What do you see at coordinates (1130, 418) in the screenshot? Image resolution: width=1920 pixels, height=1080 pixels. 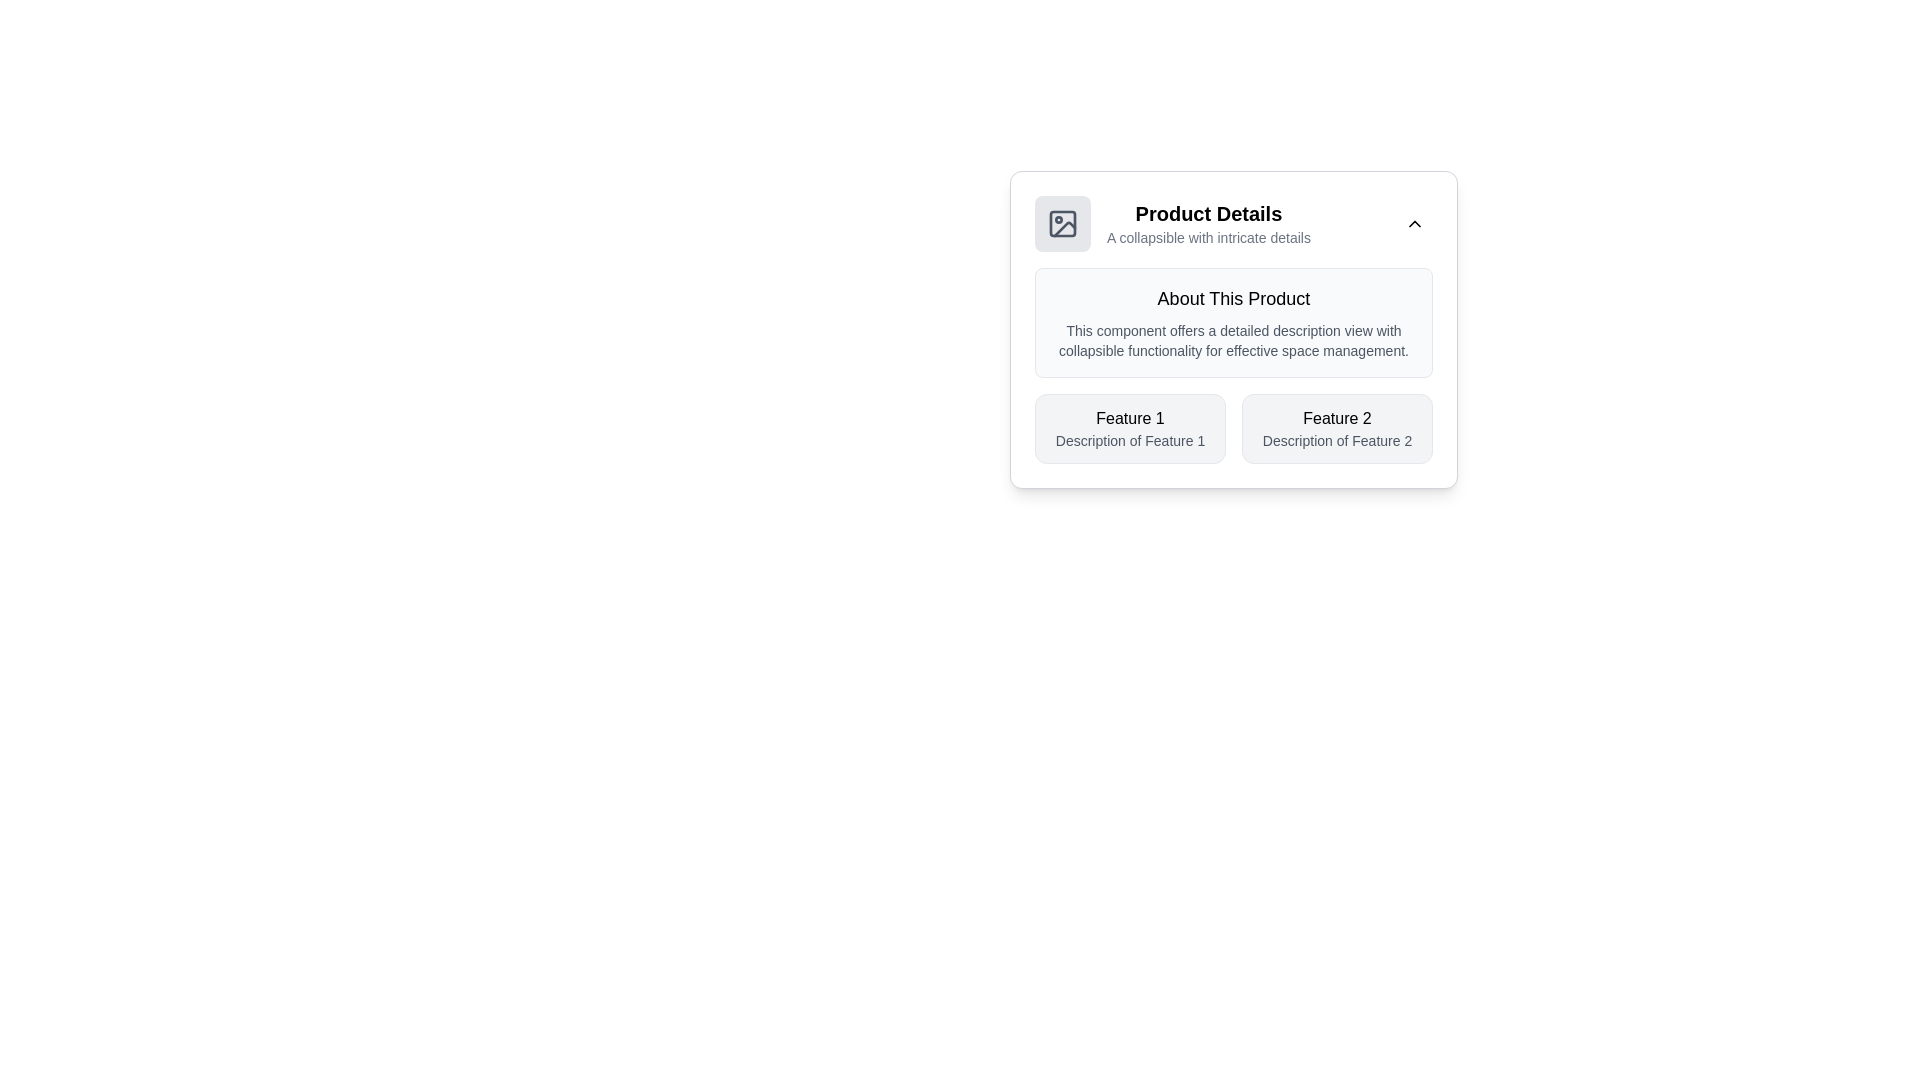 I see `text from the header or title of the feature represented by the Text label, which is positioned above the 'Description of Feature 1' text within a rounded rectangle box` at bounding box center [1130, 418].